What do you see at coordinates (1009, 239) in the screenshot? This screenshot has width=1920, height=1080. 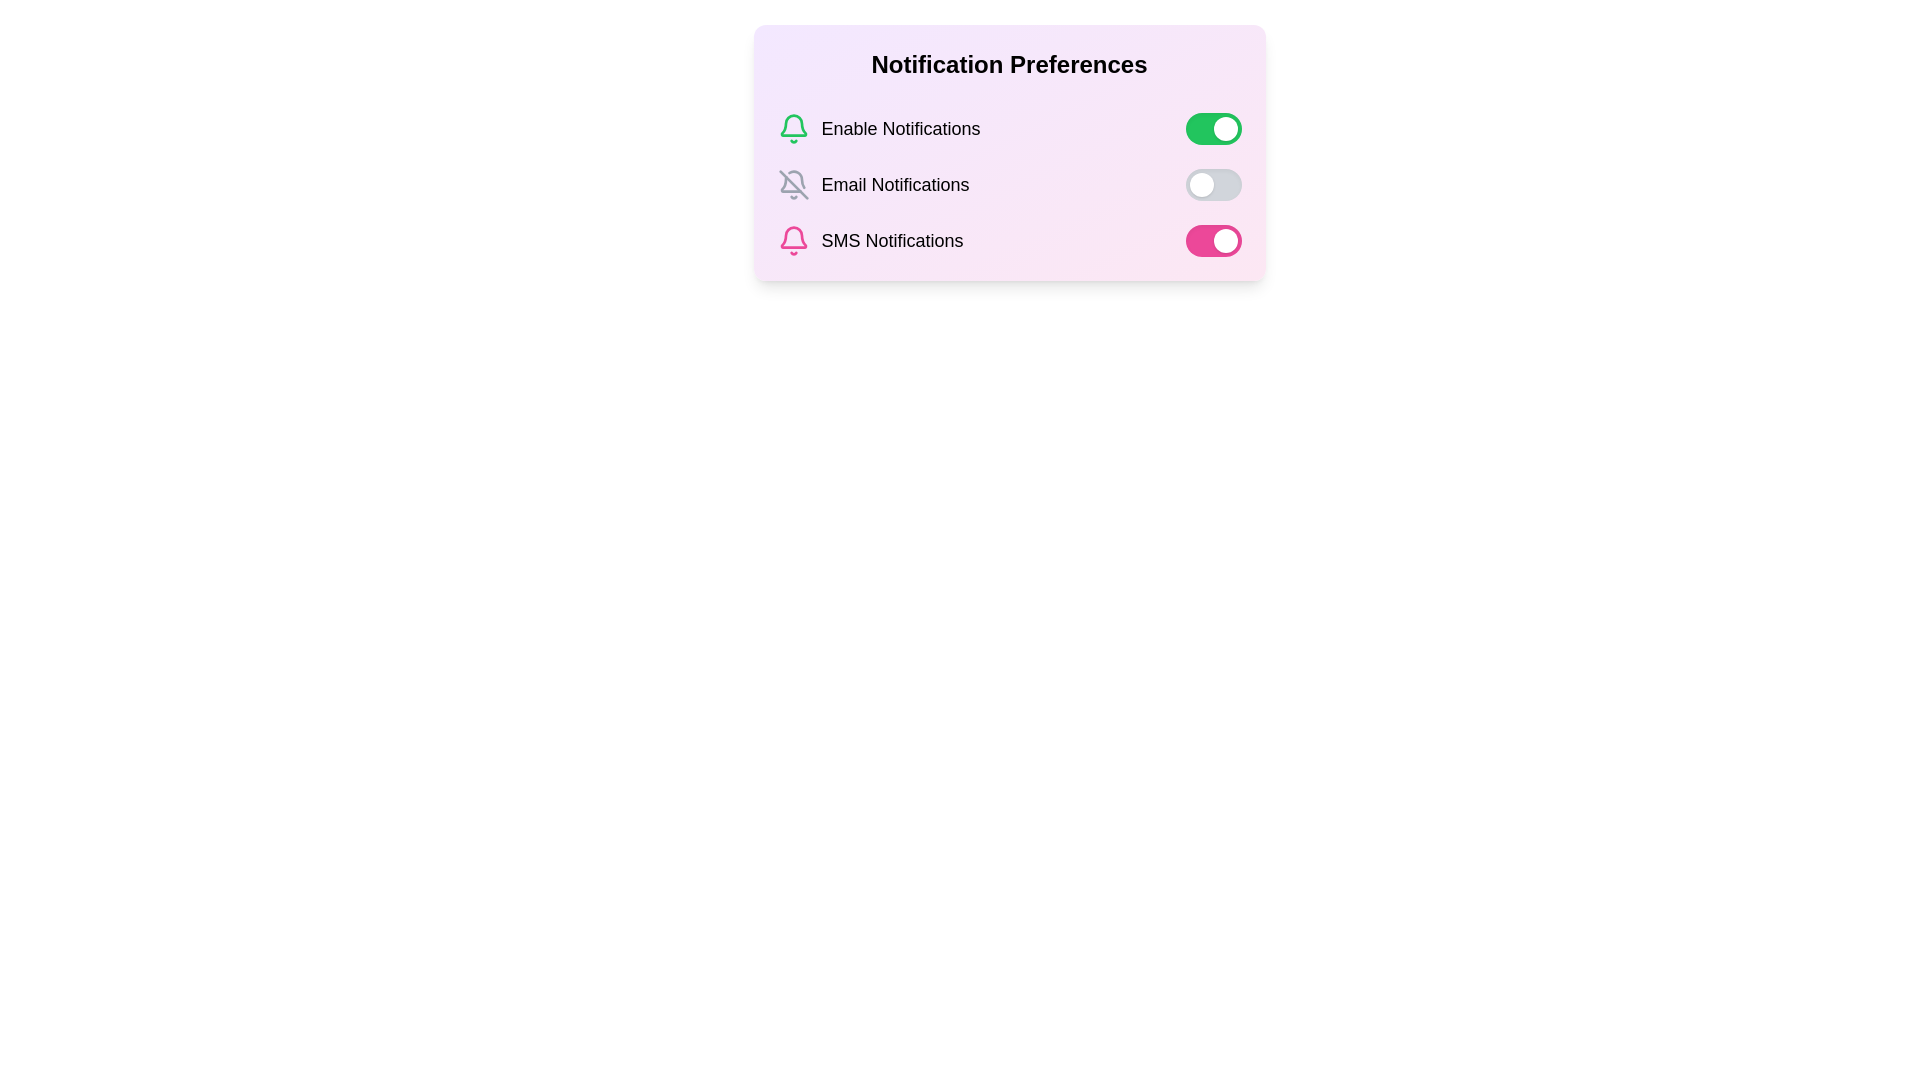 I see `the toggle switch for SMS notifications in the Notification Preferences section` at bounding box center [1009, 239].